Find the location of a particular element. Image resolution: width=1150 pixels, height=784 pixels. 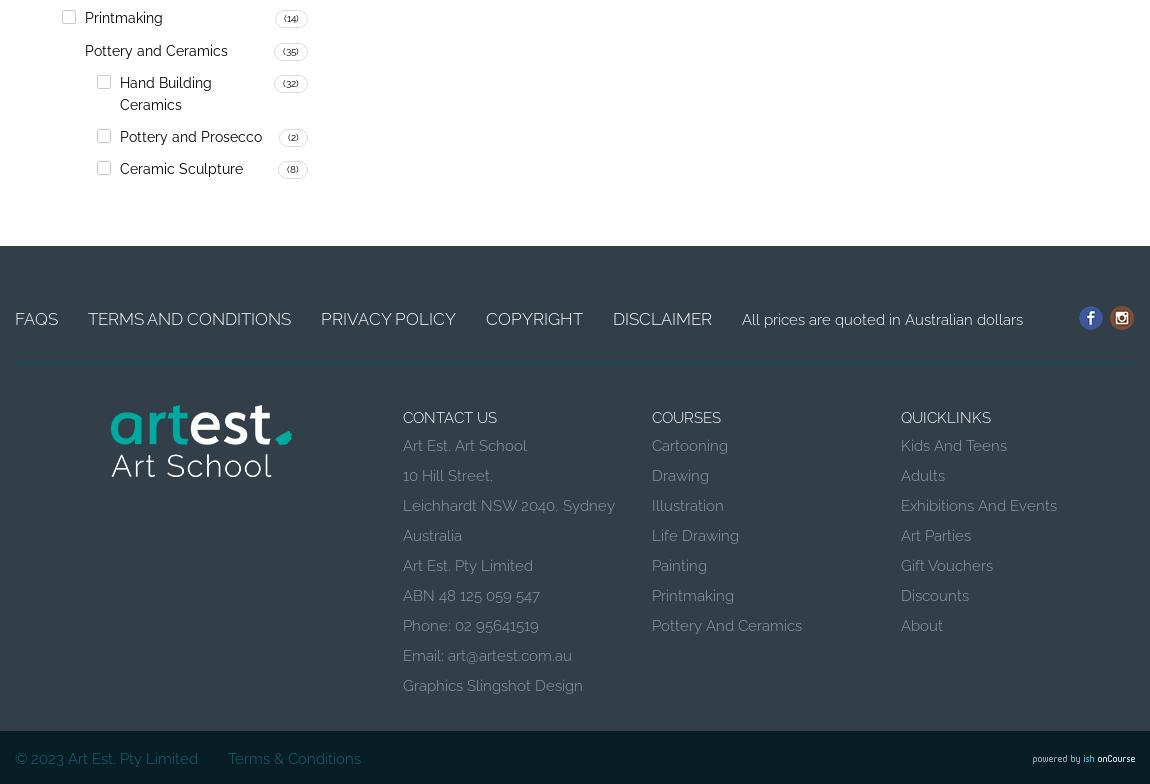

'Graphics Slingshot Design' is located at coordinates (493, 686).